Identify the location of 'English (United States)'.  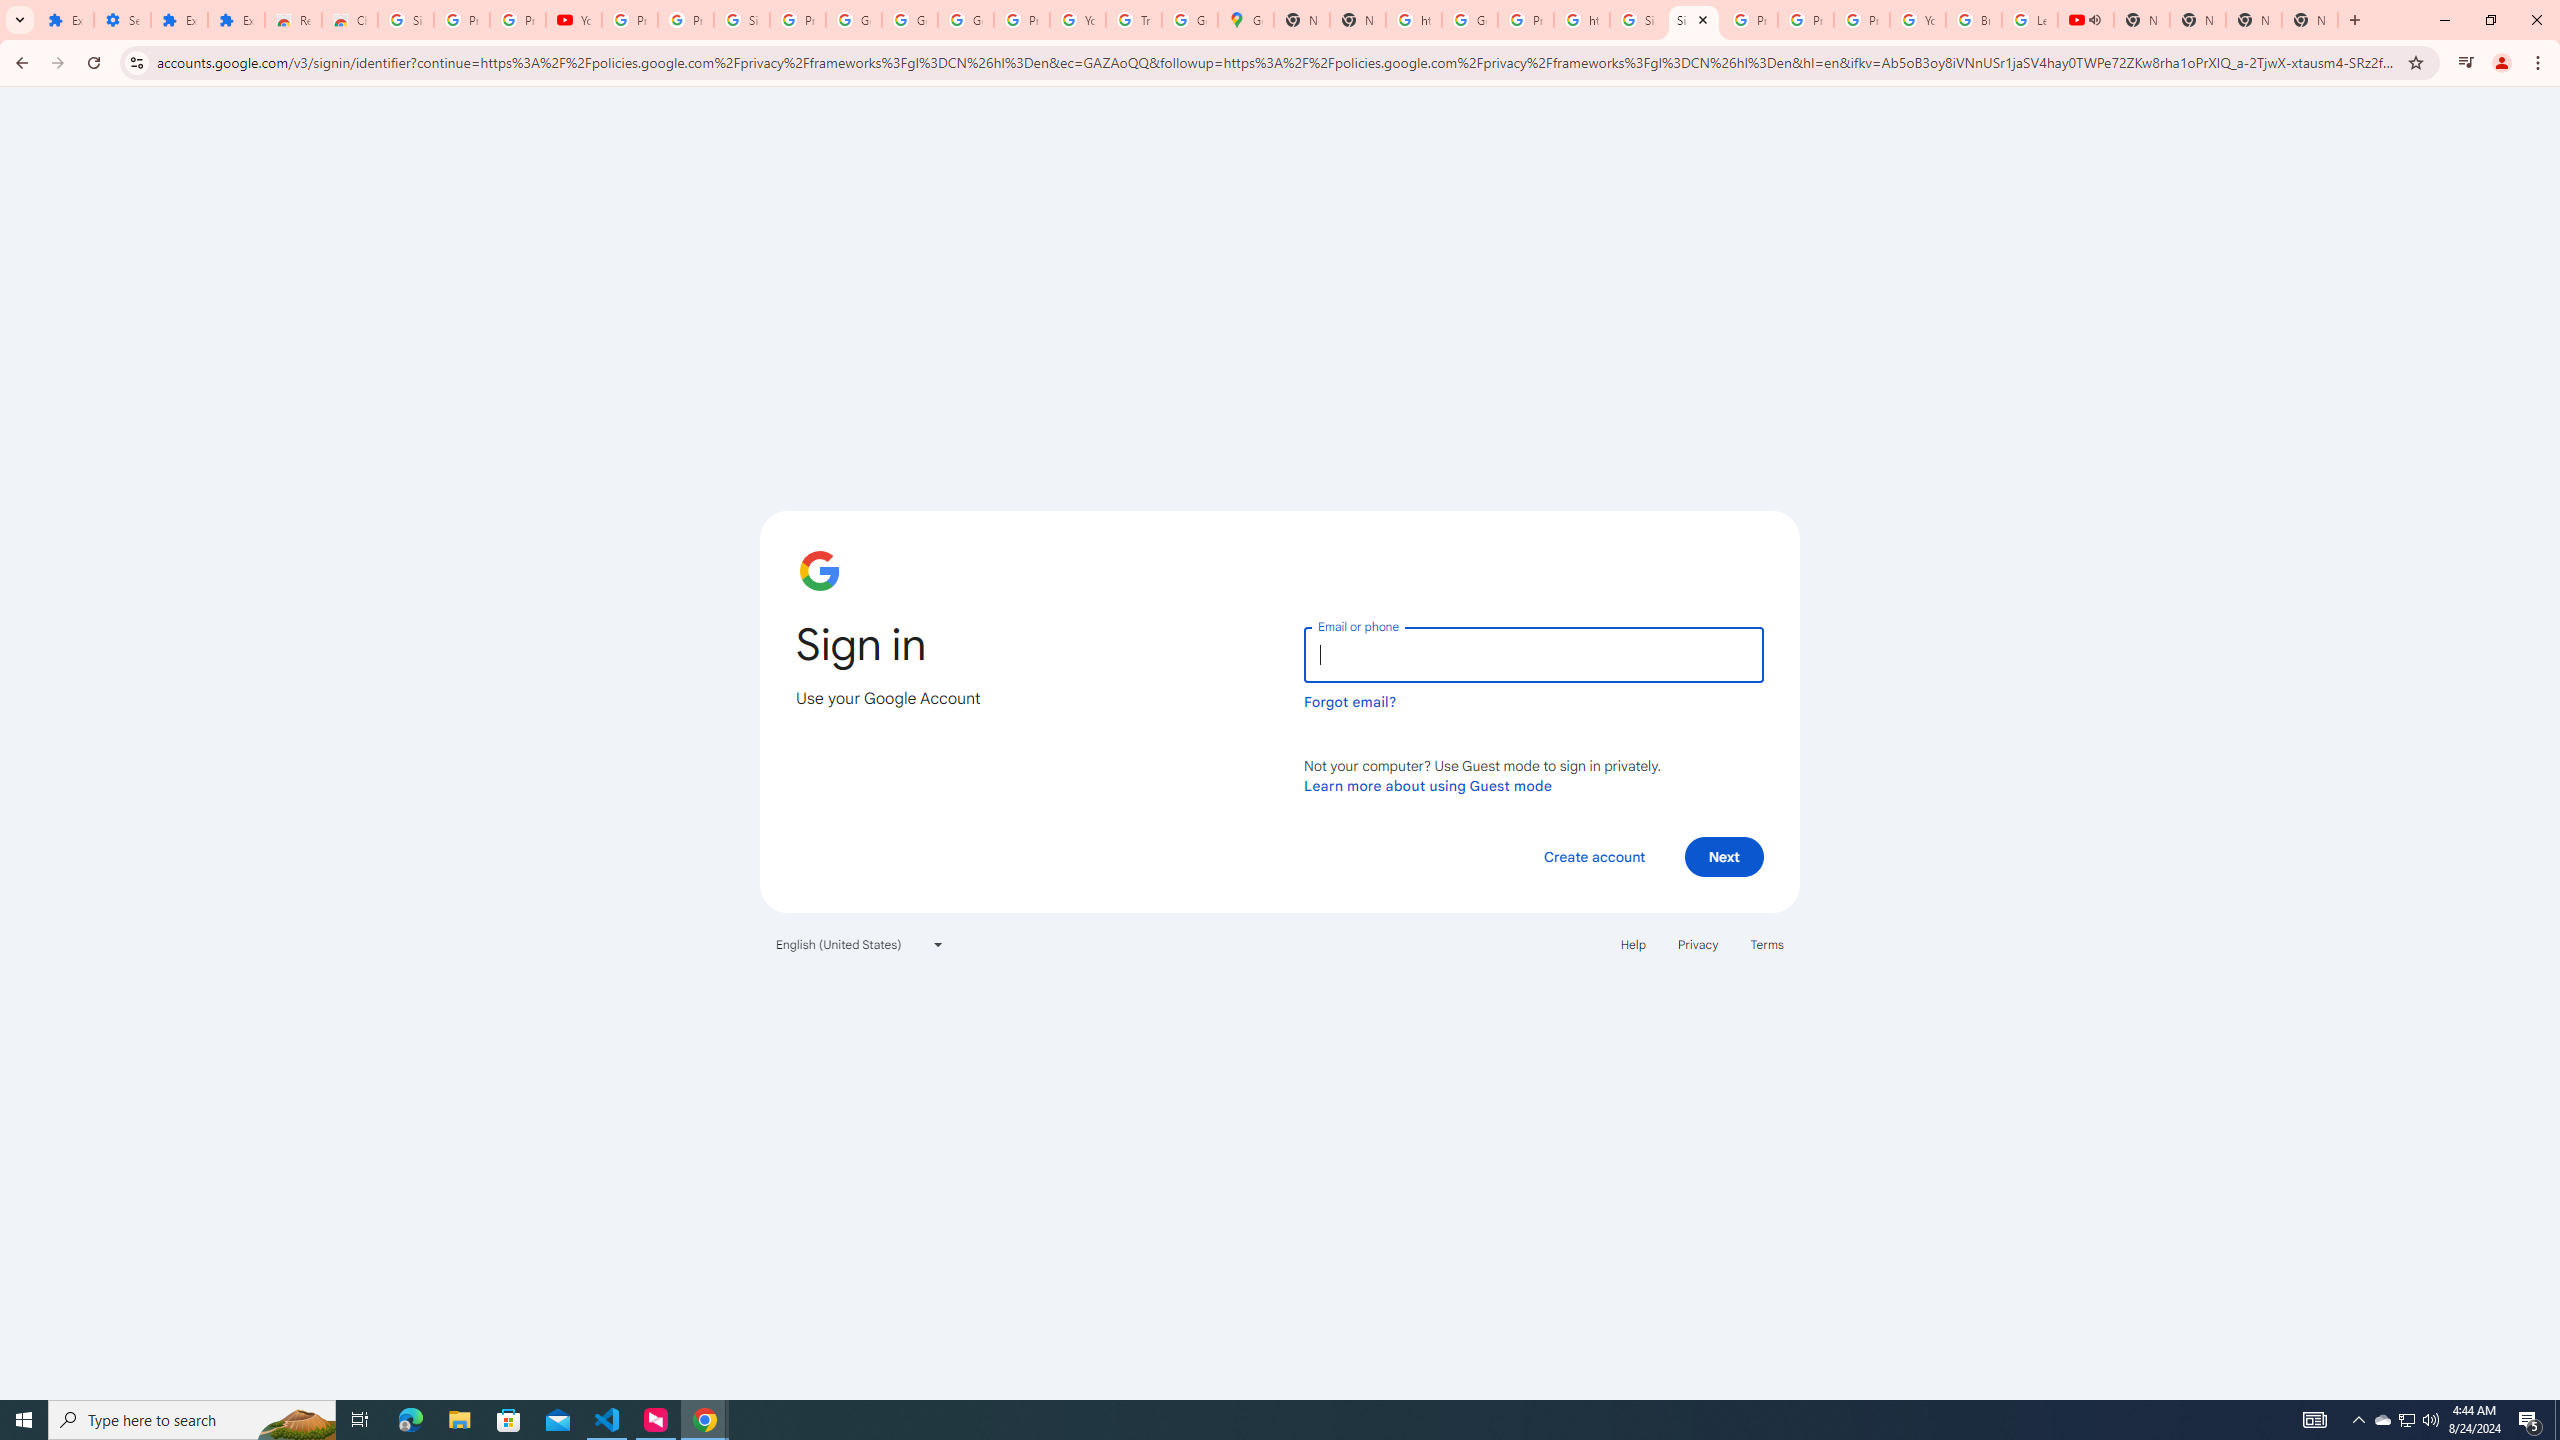
(860, 942).